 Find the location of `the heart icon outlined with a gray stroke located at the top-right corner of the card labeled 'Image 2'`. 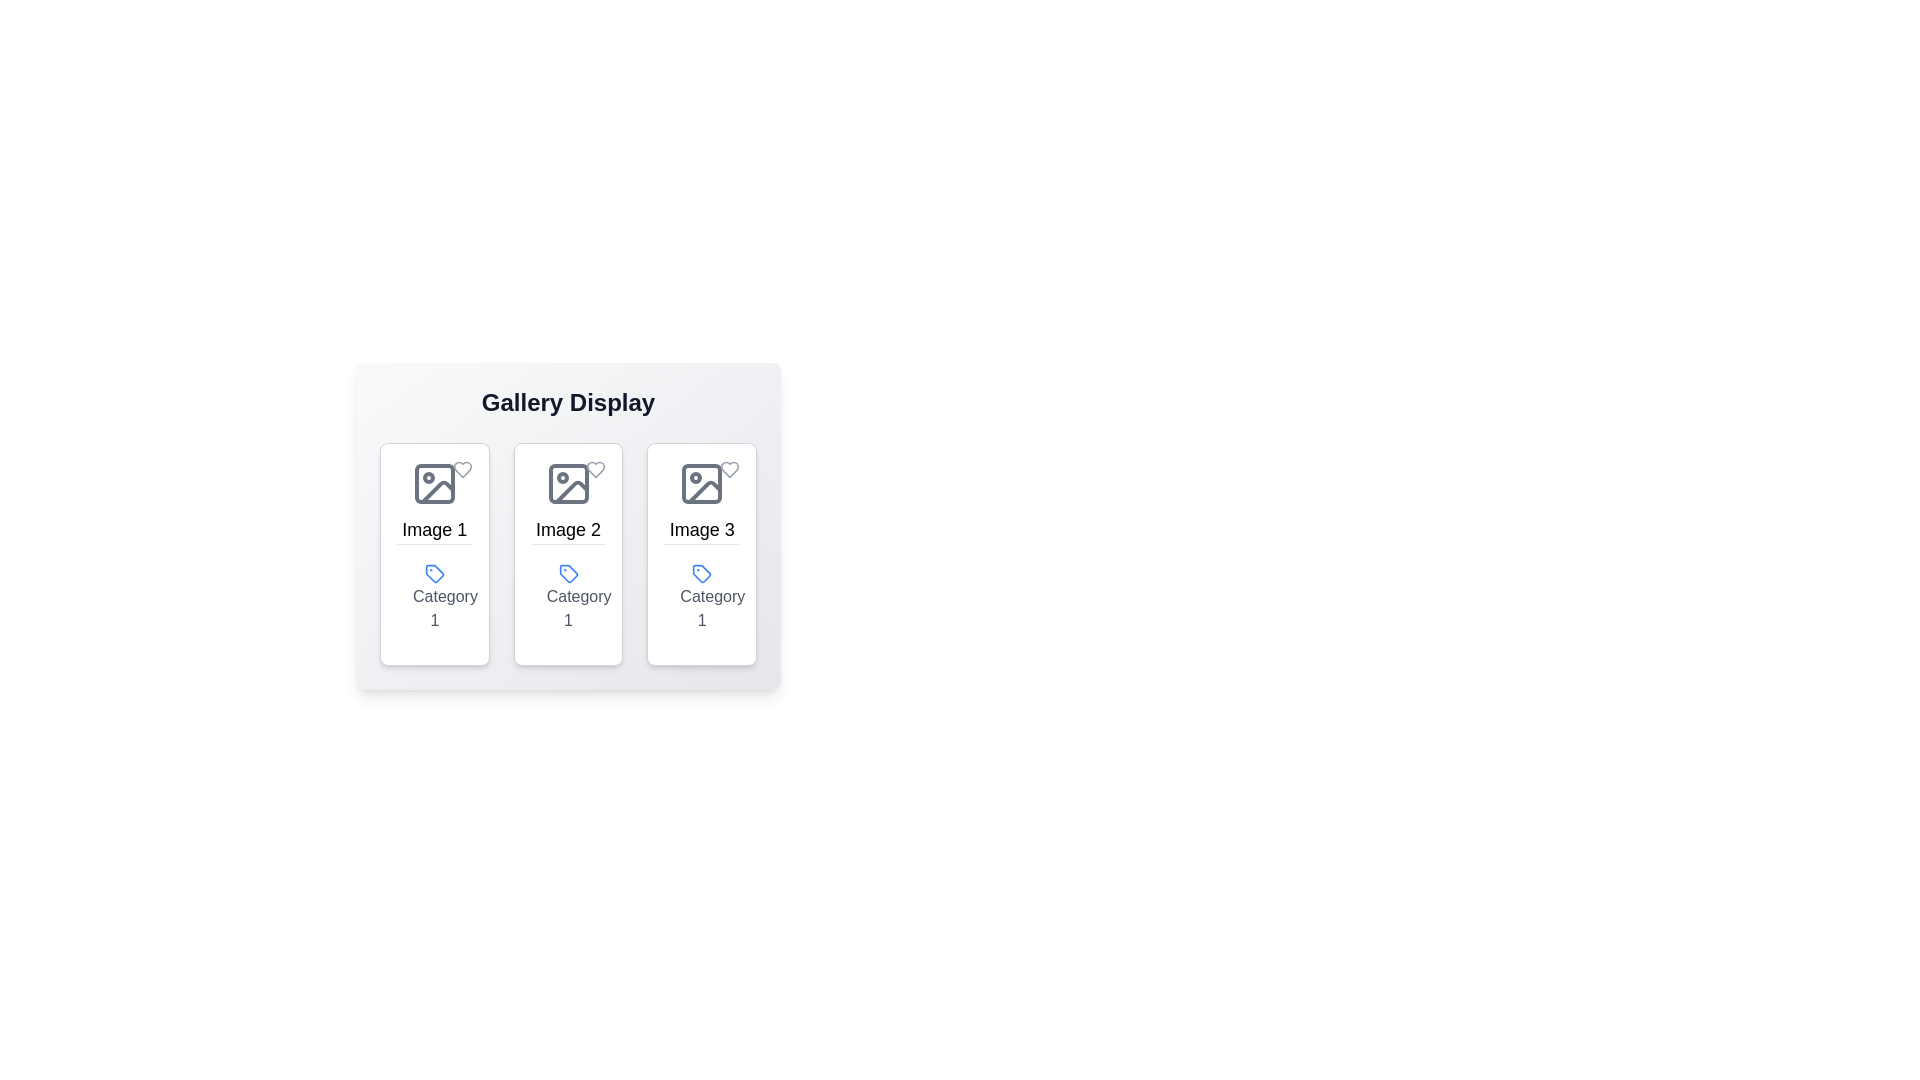

the heart icon outlined with a gray stroke located at the top-right corner of the card labeled 'Image 2' is located at coordinates (595, 470).